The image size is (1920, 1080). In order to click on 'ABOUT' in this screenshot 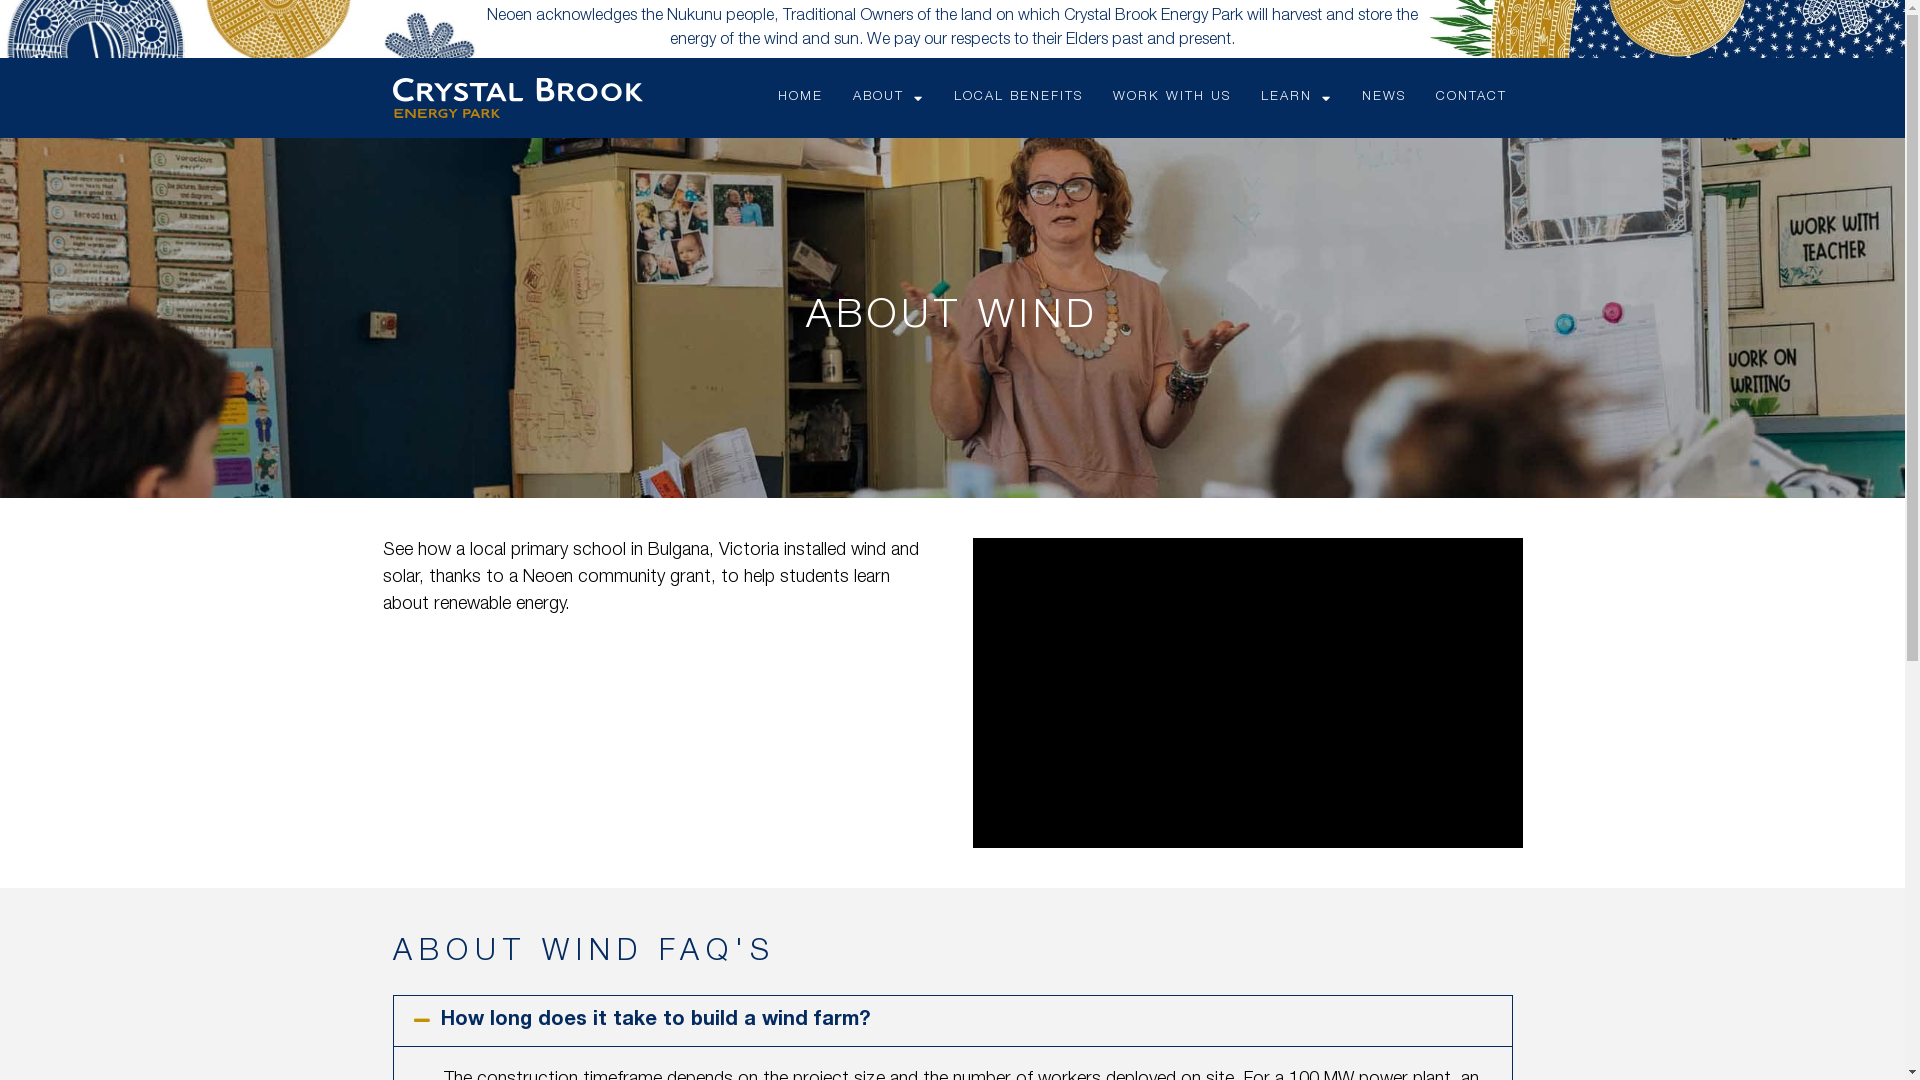, I will do `click(887, 97)`.